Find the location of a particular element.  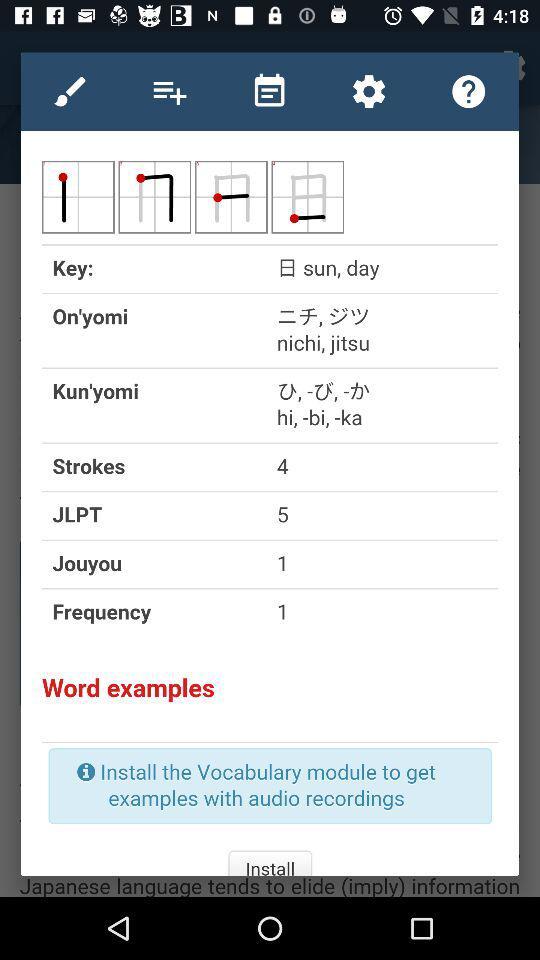

open calendar is located at coordinates (269, 91).